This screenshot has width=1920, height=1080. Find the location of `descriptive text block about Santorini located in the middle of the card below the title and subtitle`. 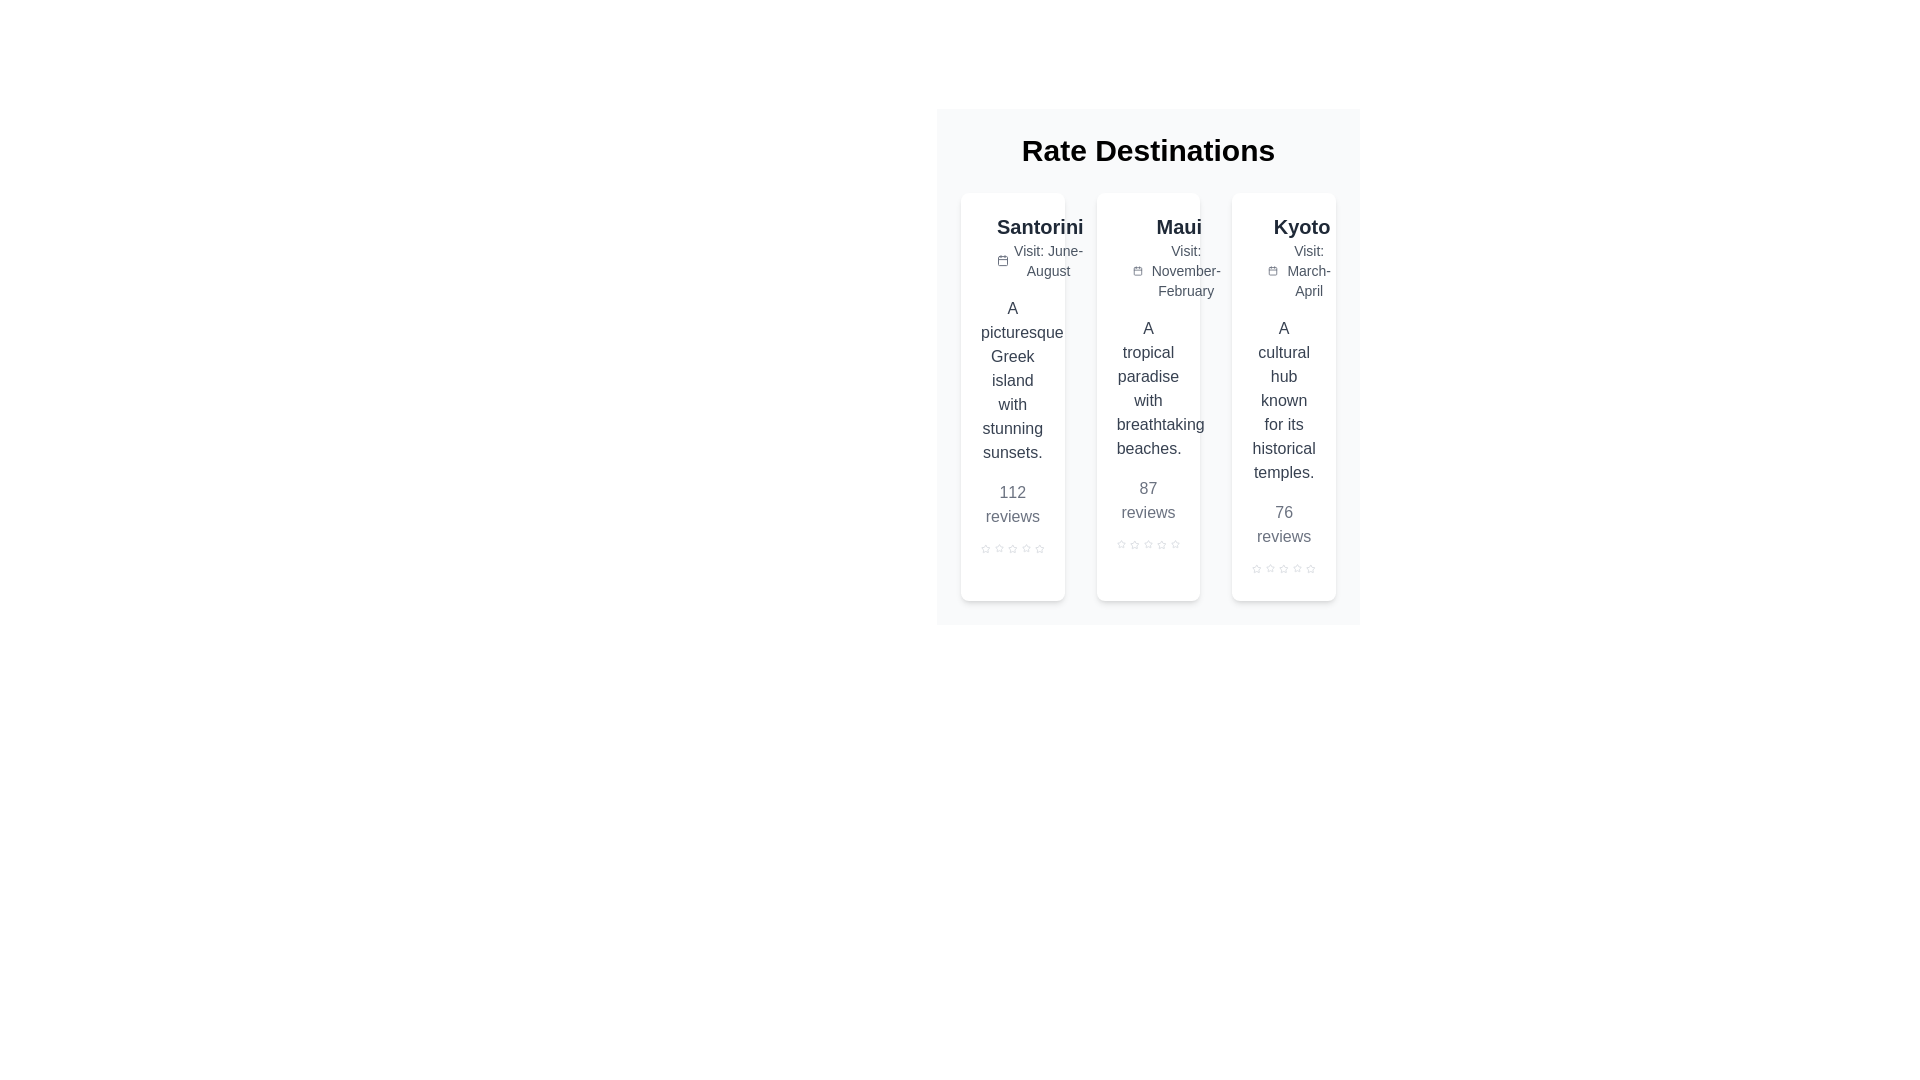

descriptive text block about Santorini located in the middle of the card below the title and subtitle is located at coordinates (1012, 381).